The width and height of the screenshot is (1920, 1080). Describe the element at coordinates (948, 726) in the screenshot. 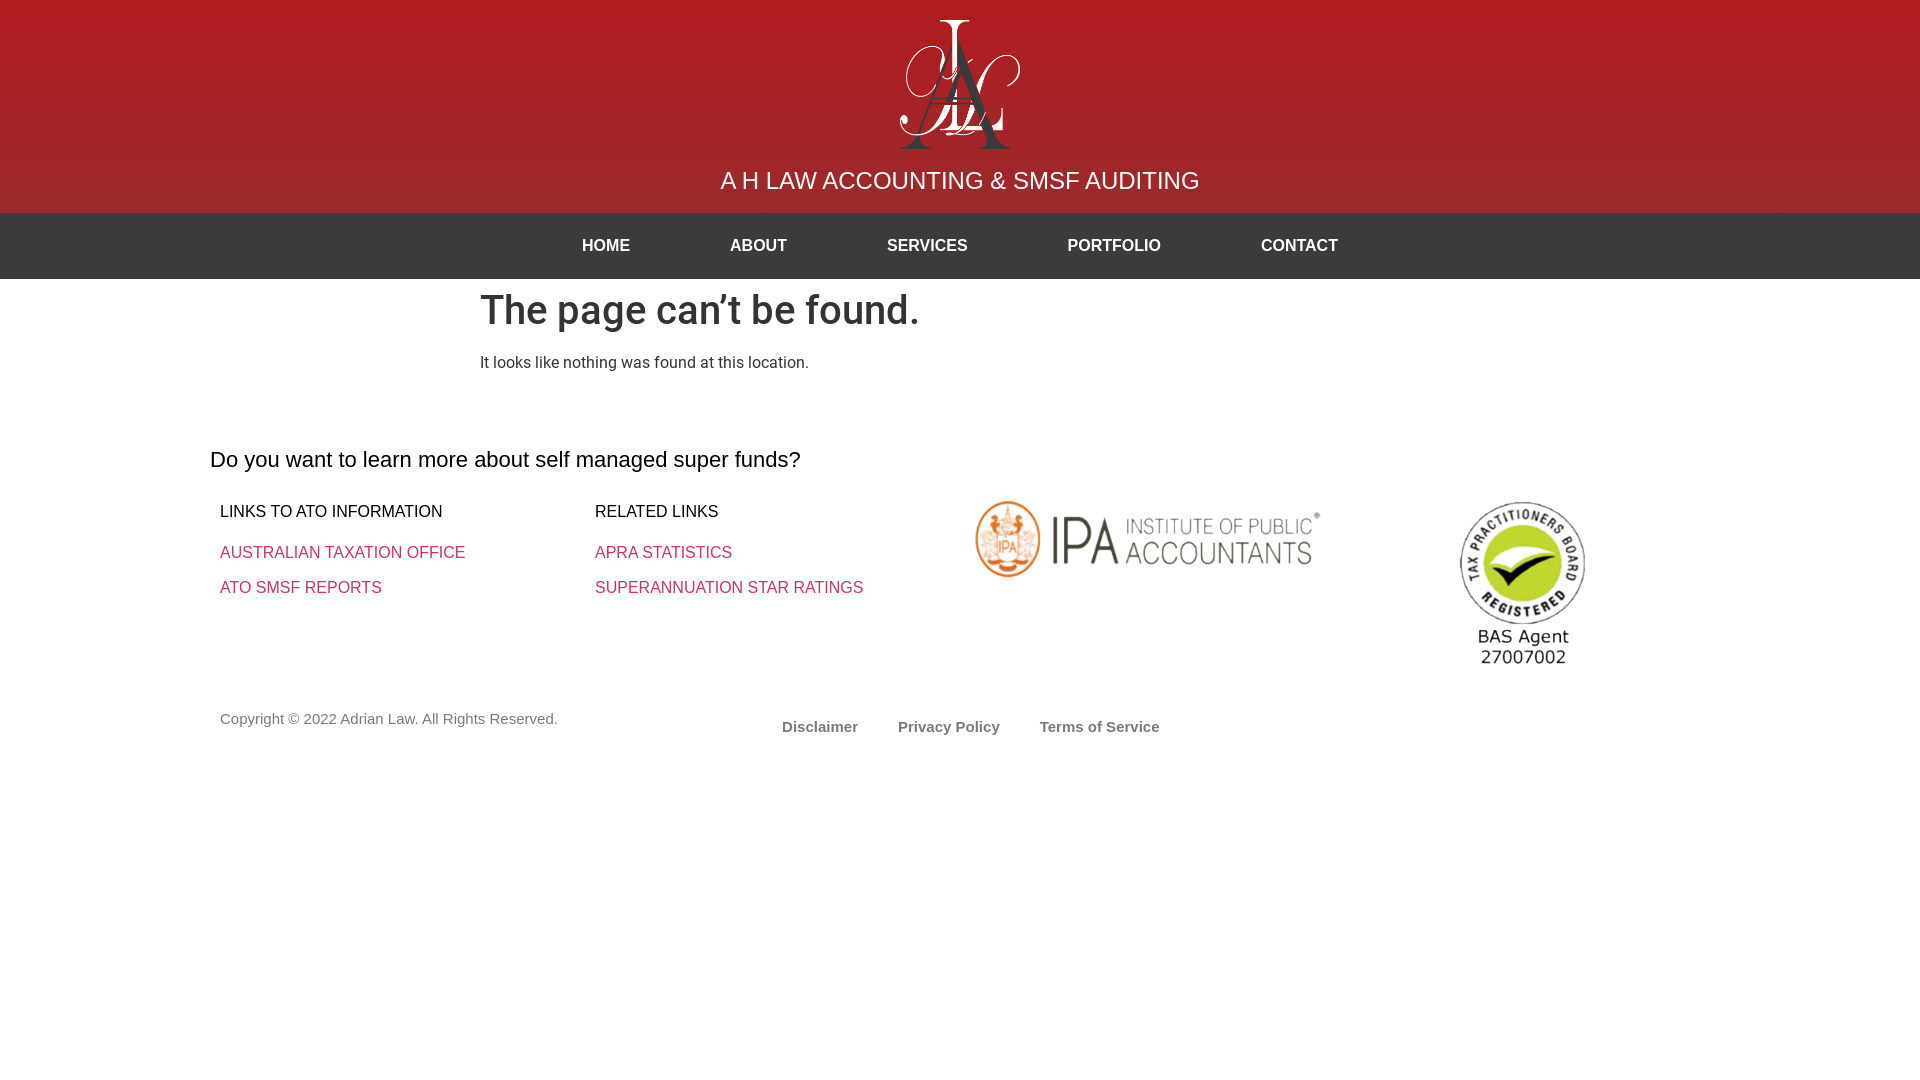

I see `'Privacy Policy'` at that location.